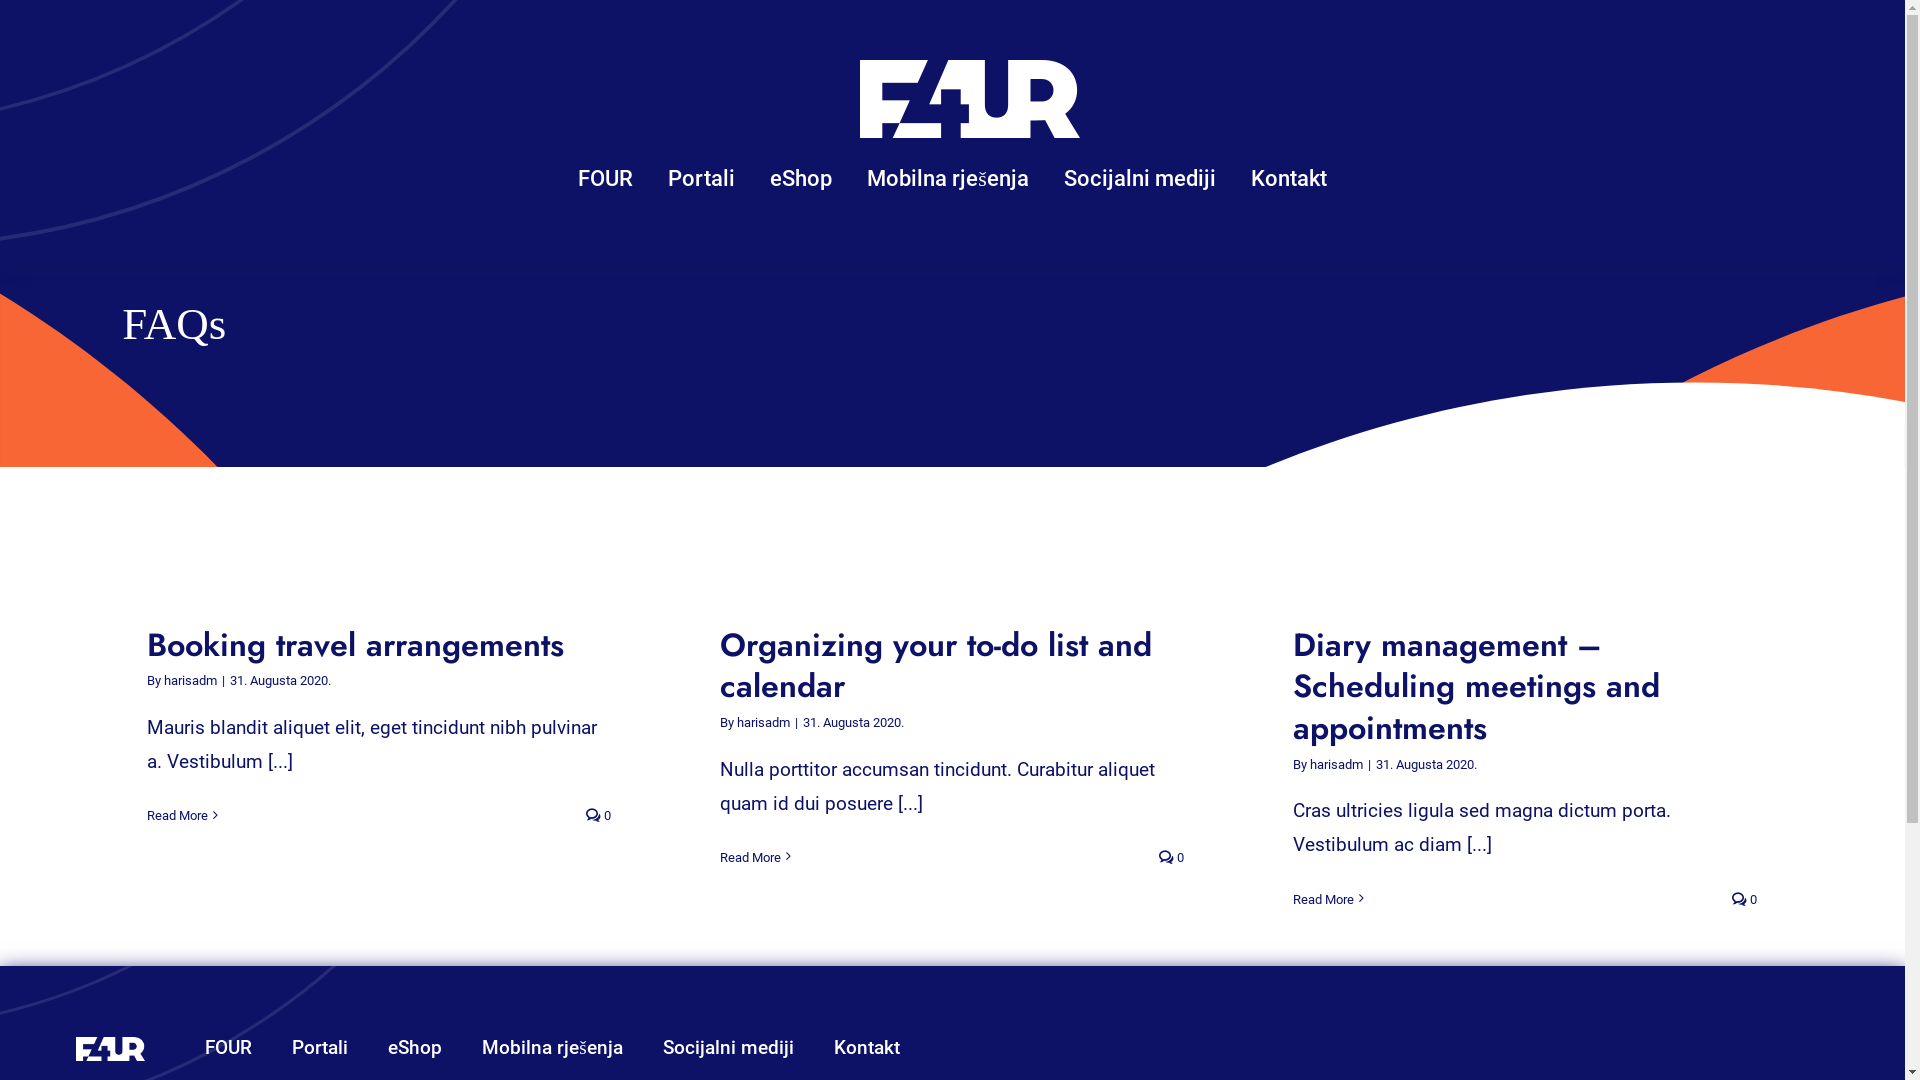 This screenshot has width=1920, height=1080. What do you see at coordinates (205, 1048) in the screenshot?
I see `'FOUR'` at bounding box center [205, 1048].